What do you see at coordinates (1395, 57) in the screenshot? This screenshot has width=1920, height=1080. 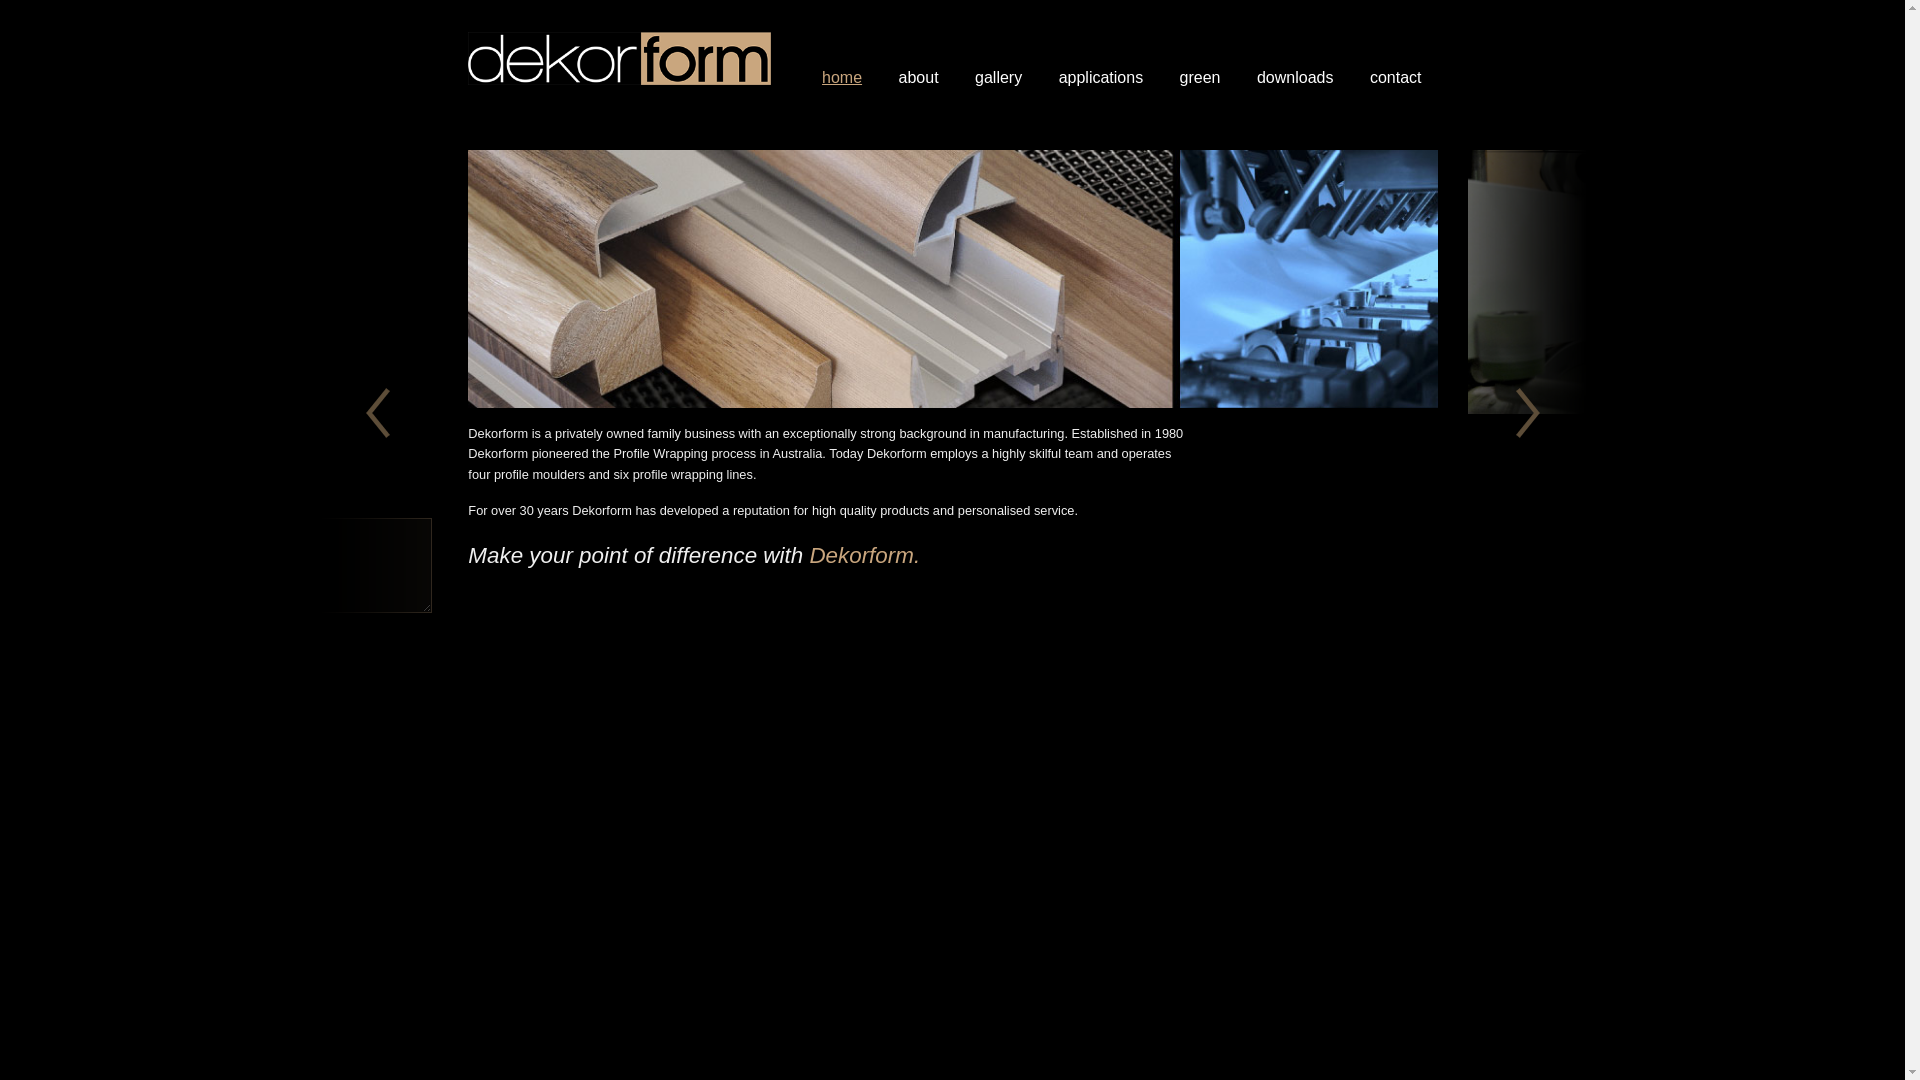 I see `'contact'` at bounding box center [1395, 57].